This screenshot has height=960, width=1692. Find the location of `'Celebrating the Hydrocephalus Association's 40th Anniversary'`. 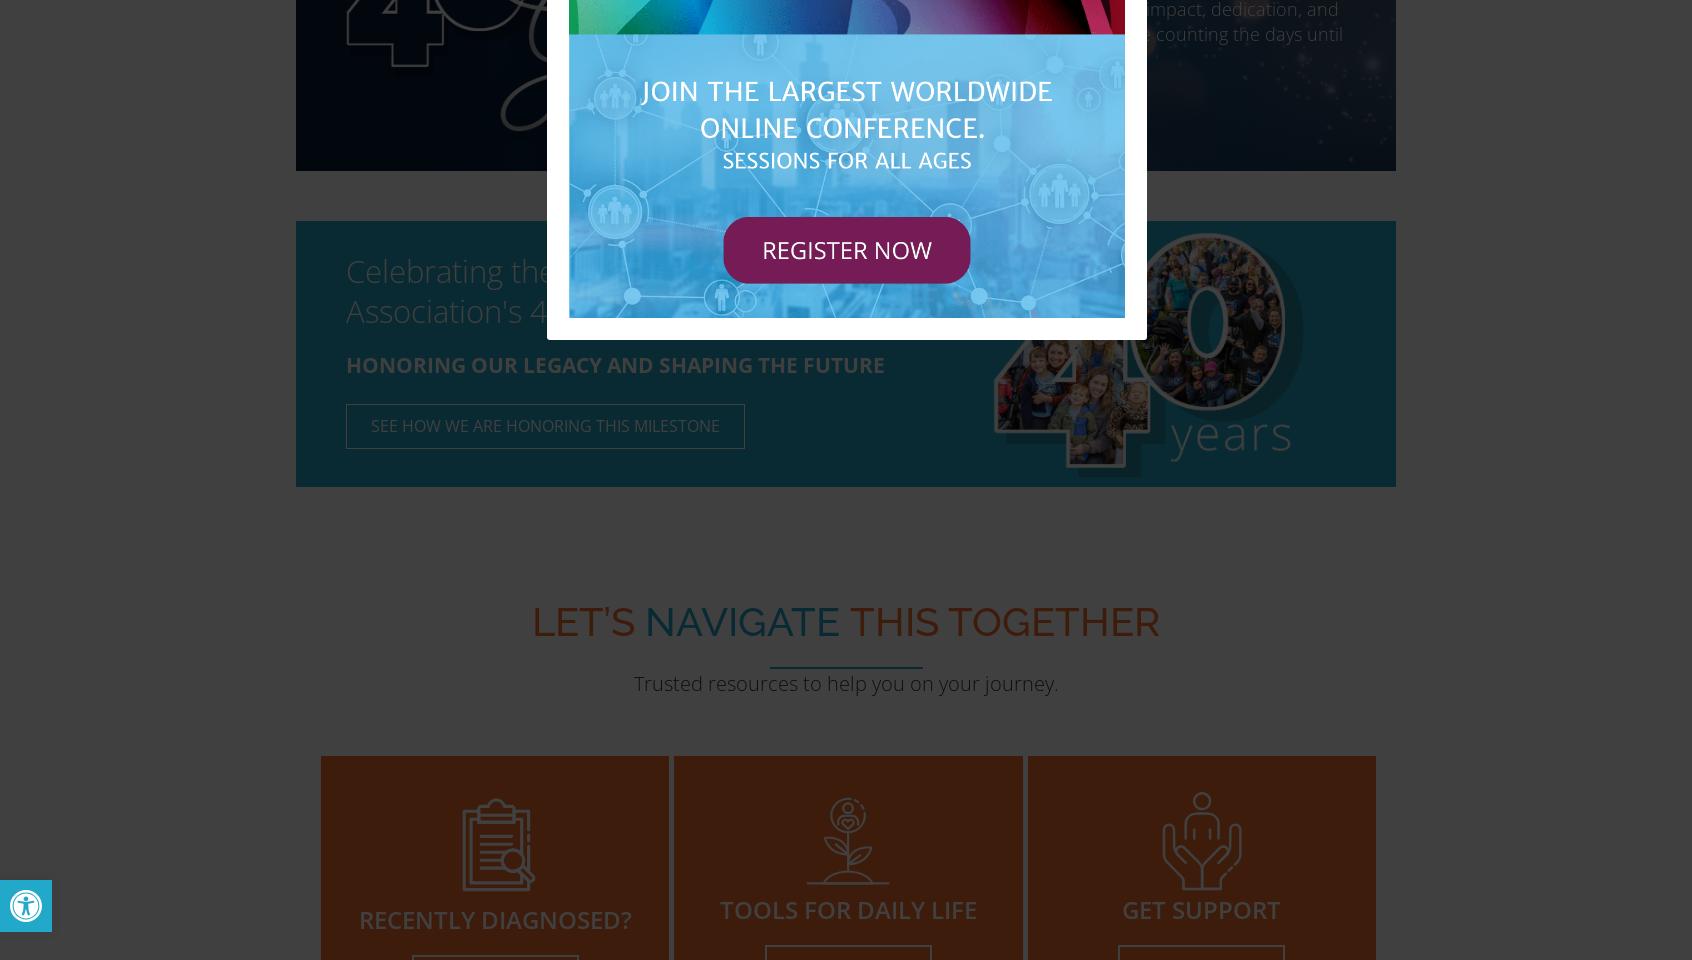

'Celebrating the Hydrocephalus Association's 40th Anniversary' is located at coordinates (558, 289).